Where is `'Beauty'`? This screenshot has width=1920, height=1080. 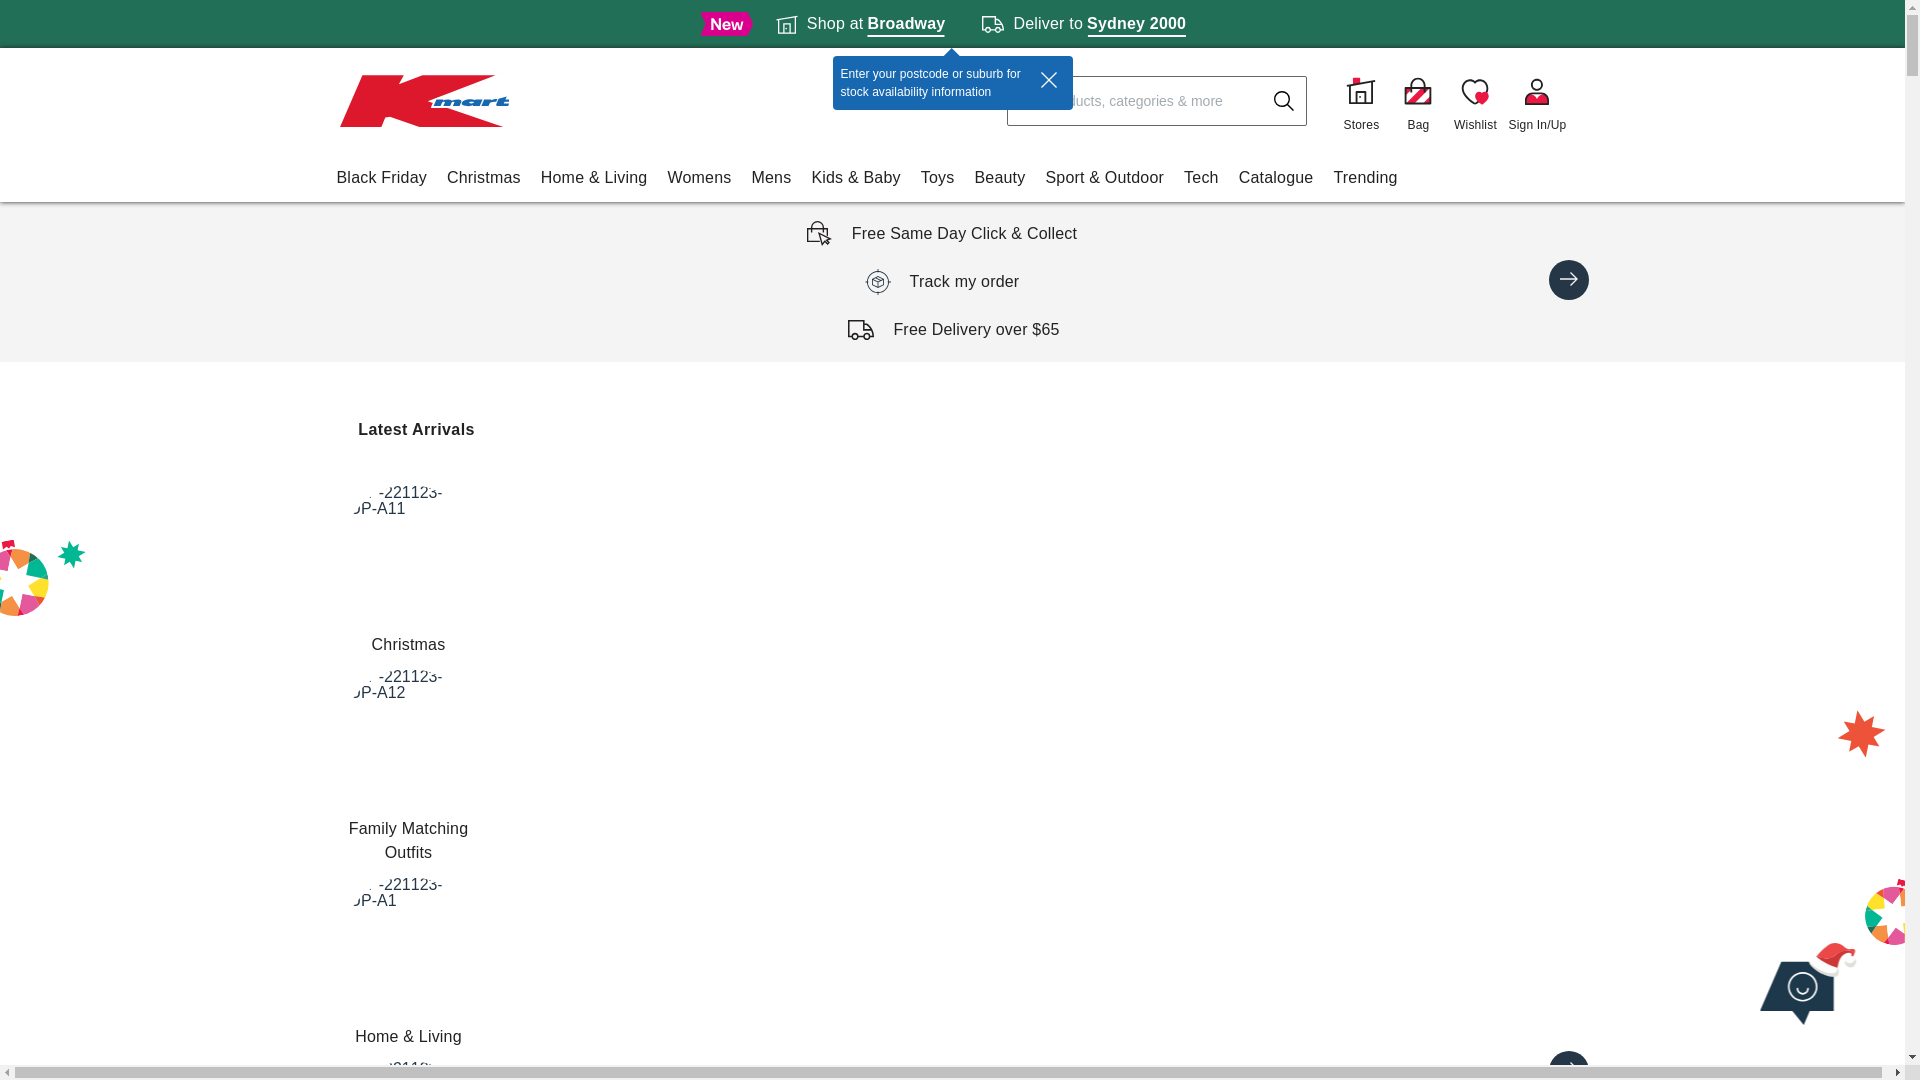 'Beauty' is located at coordinates (999, 176).